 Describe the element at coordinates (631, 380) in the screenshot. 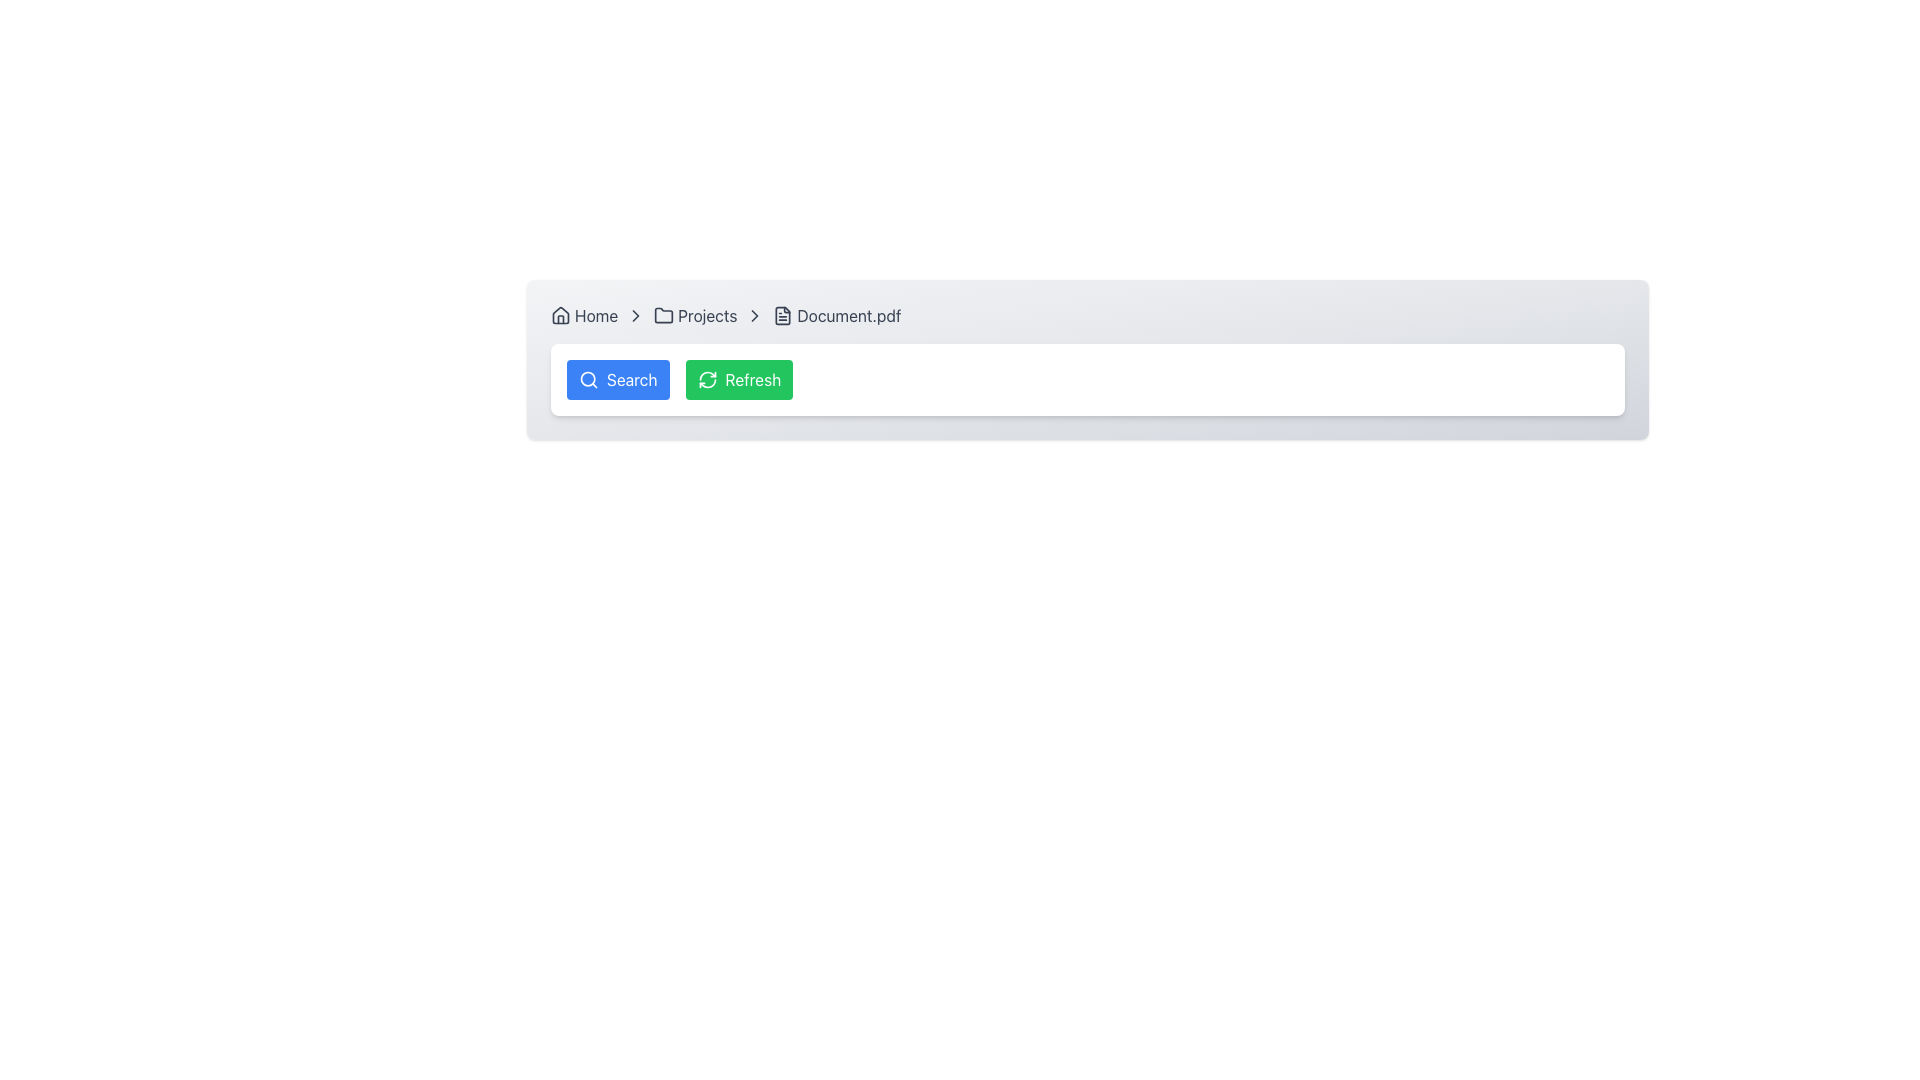

I see `the 'Search' button, which is a blue rectangular button with white uppercase text labeled 'Search', to initiate the search action` at that location.